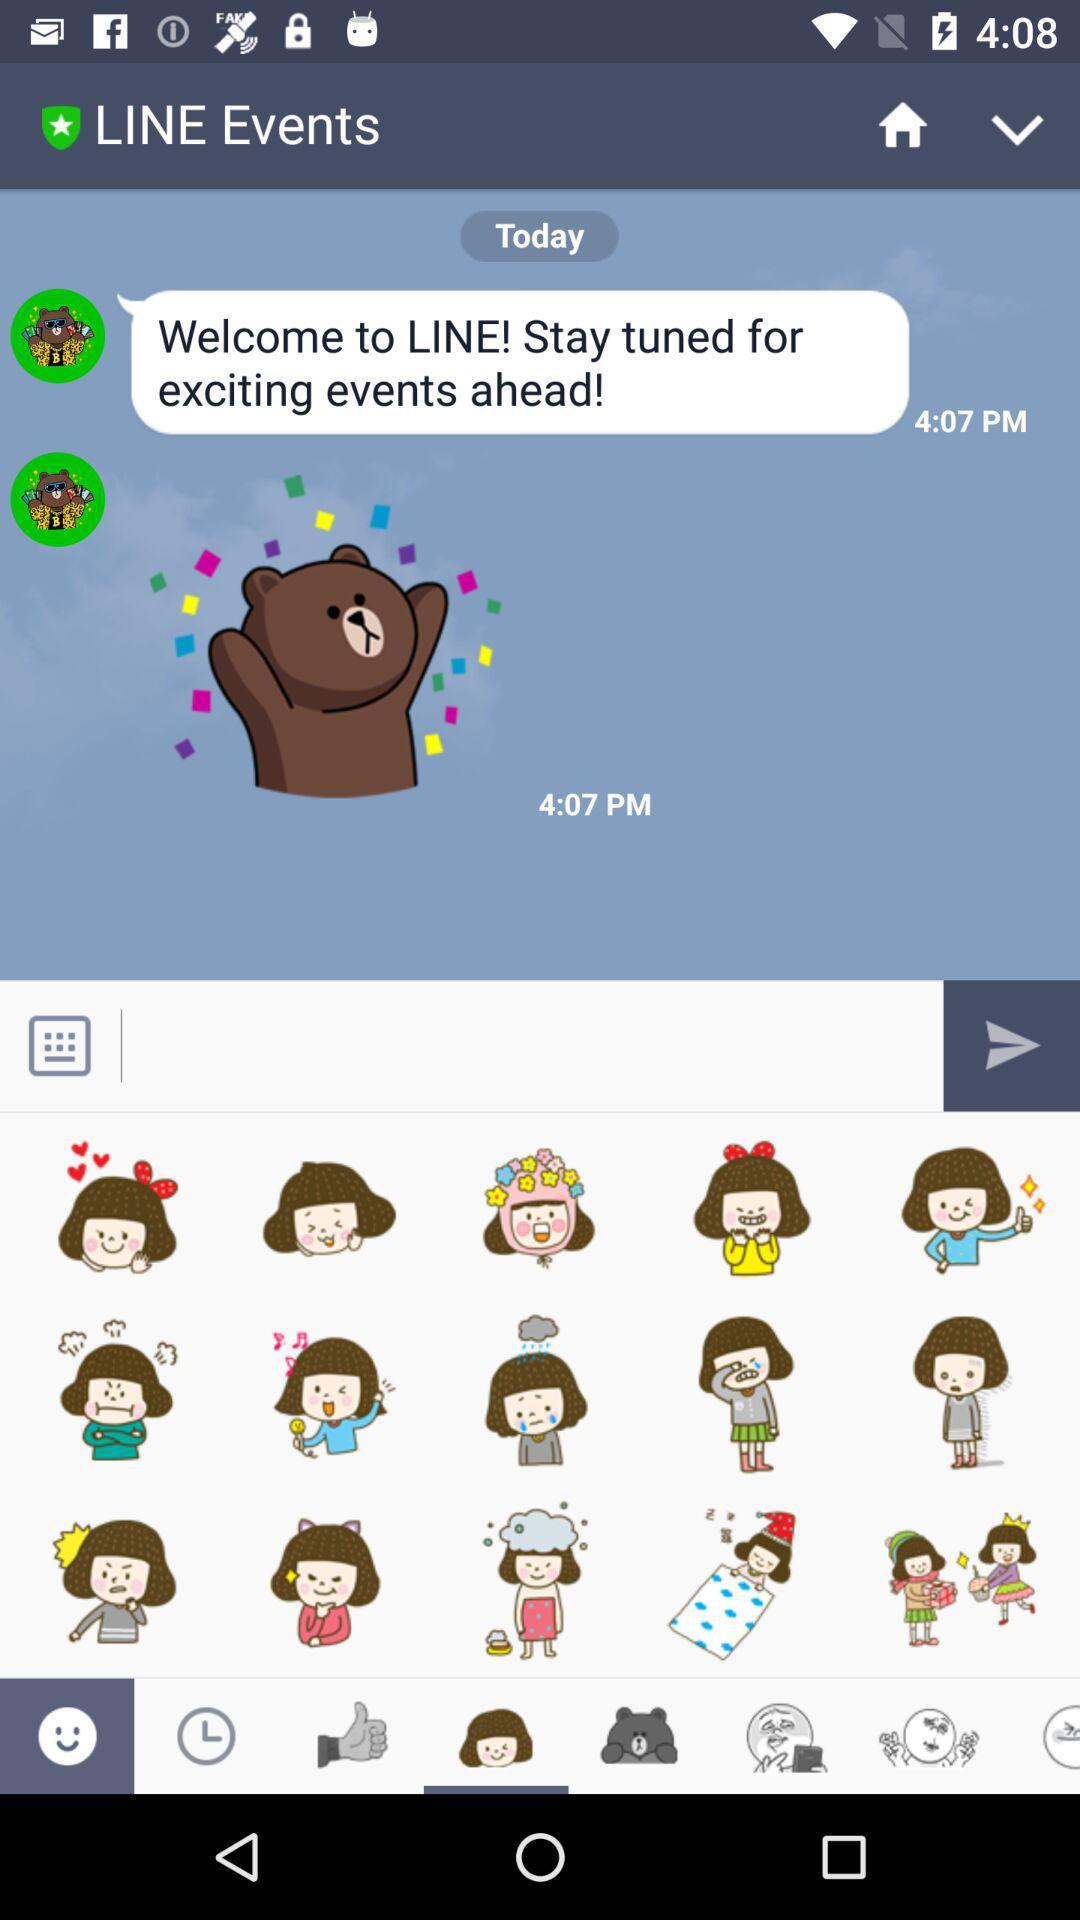 This screenshot has width=1080, height=1920. What do you see at coordinates (66, 1735) in the screenshot?
I see `the emoji icon` at bounding box center [66, 1735].